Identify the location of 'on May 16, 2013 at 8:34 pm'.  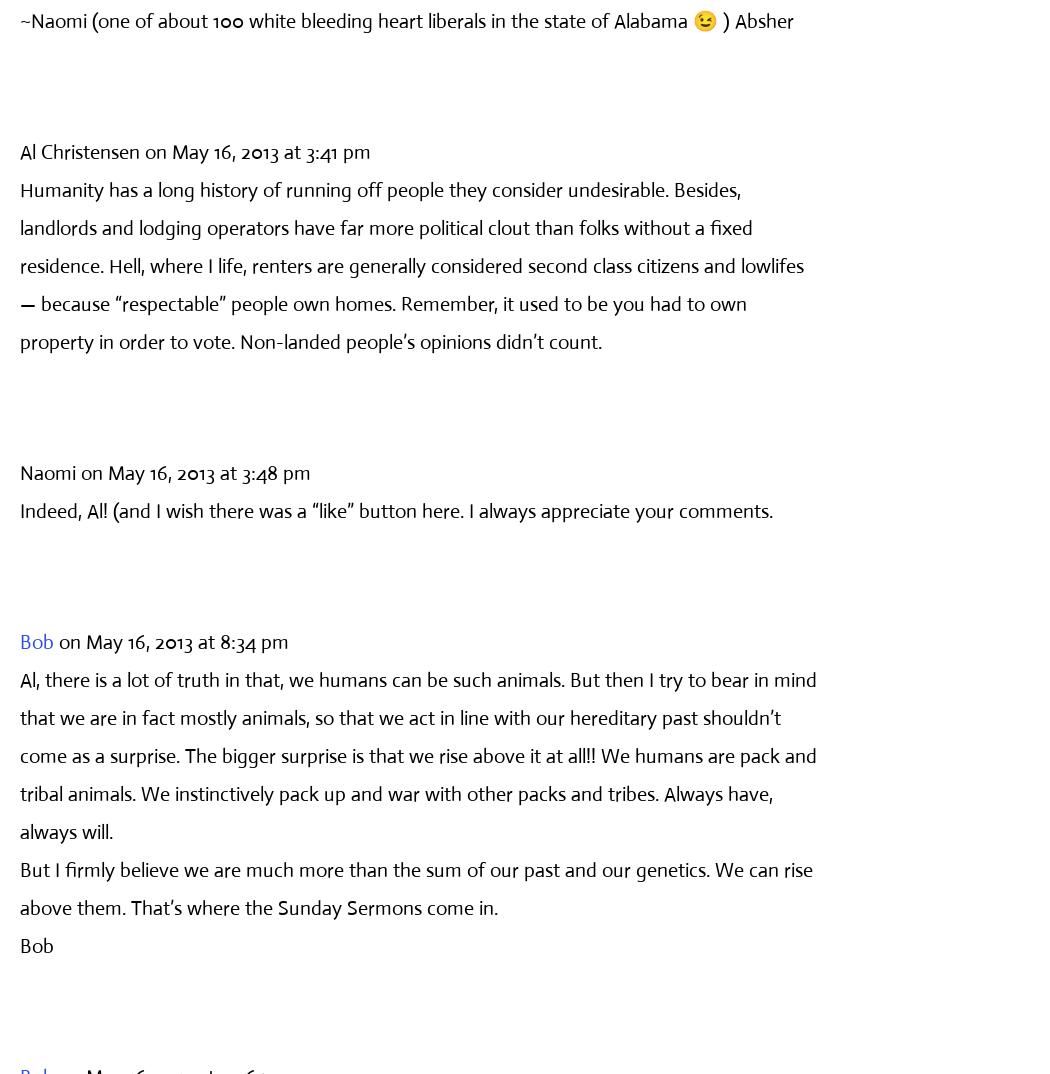
(173, 641).